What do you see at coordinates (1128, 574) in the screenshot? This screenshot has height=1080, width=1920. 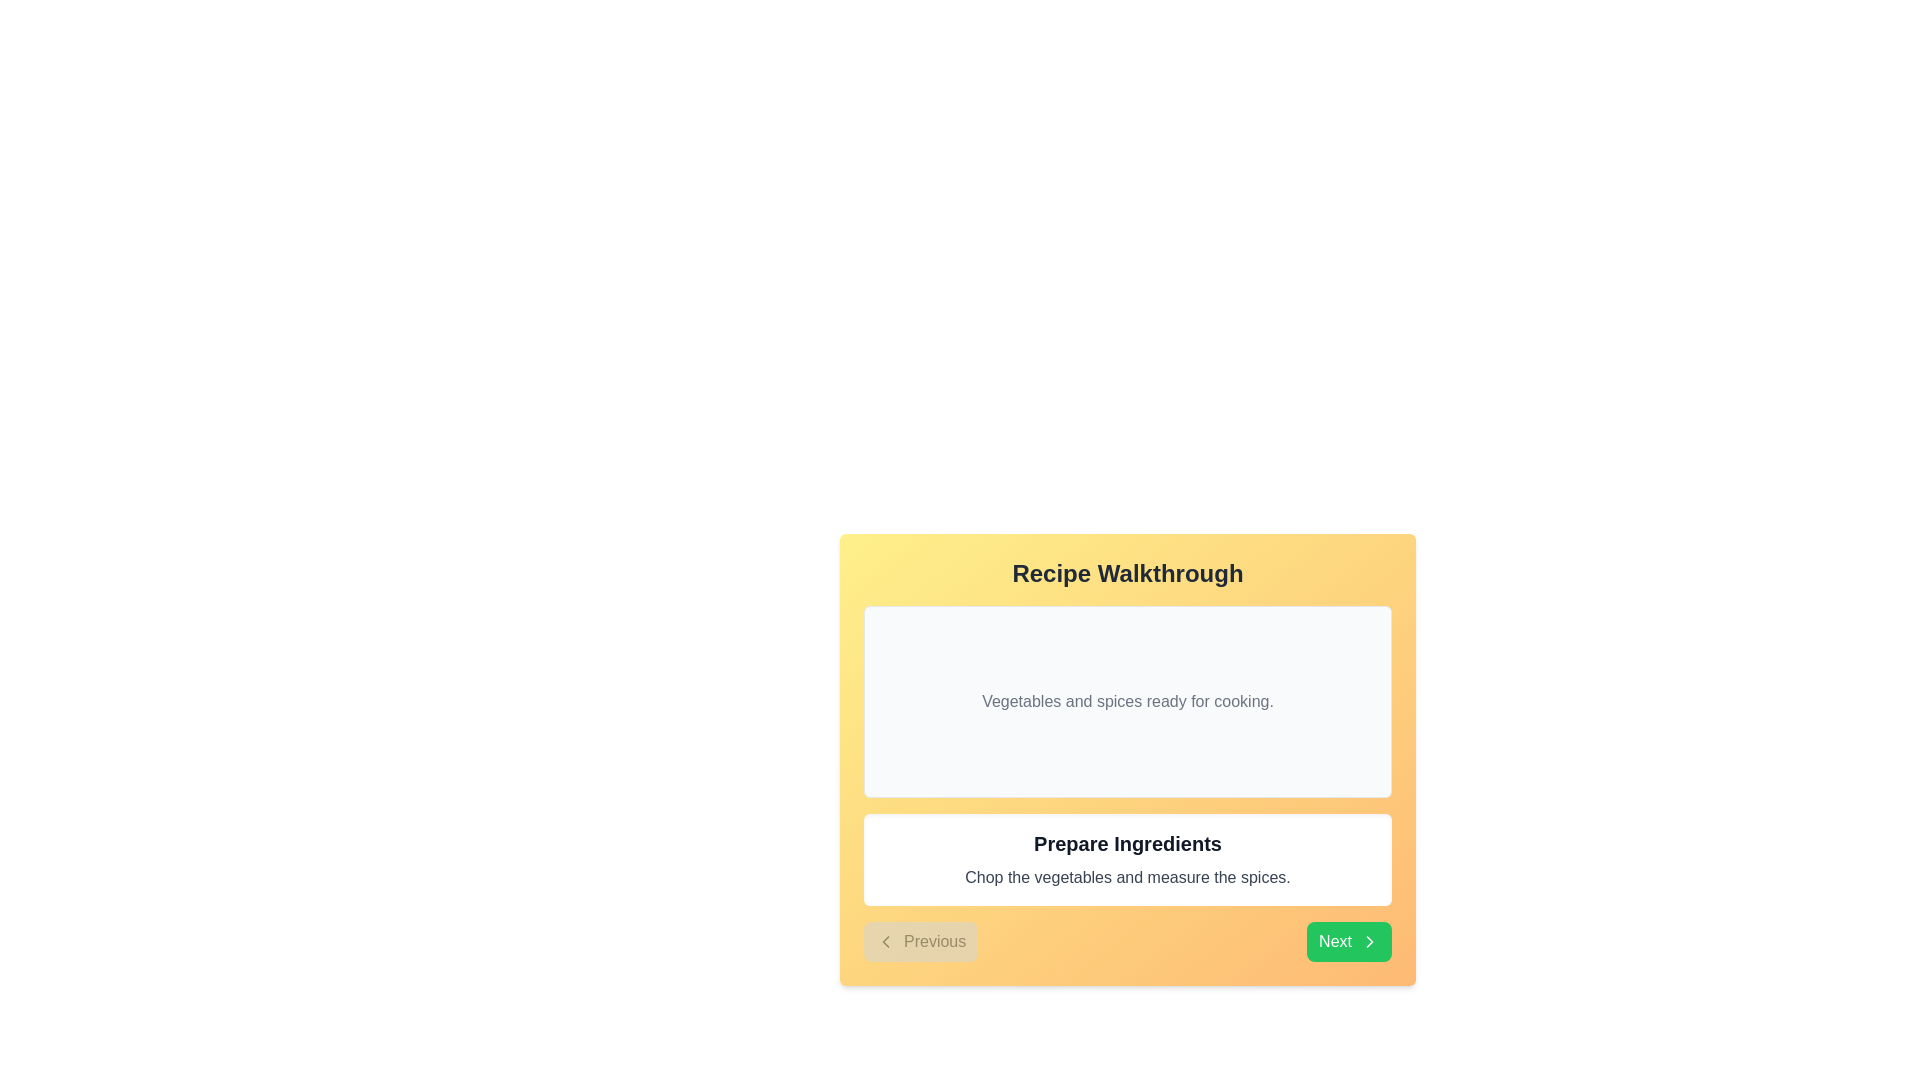 I see `the text label serving as a header for the recipe guide, located at the top of the panel with a yellow-to-orange gradient background` at bounding box center [1128, 574].